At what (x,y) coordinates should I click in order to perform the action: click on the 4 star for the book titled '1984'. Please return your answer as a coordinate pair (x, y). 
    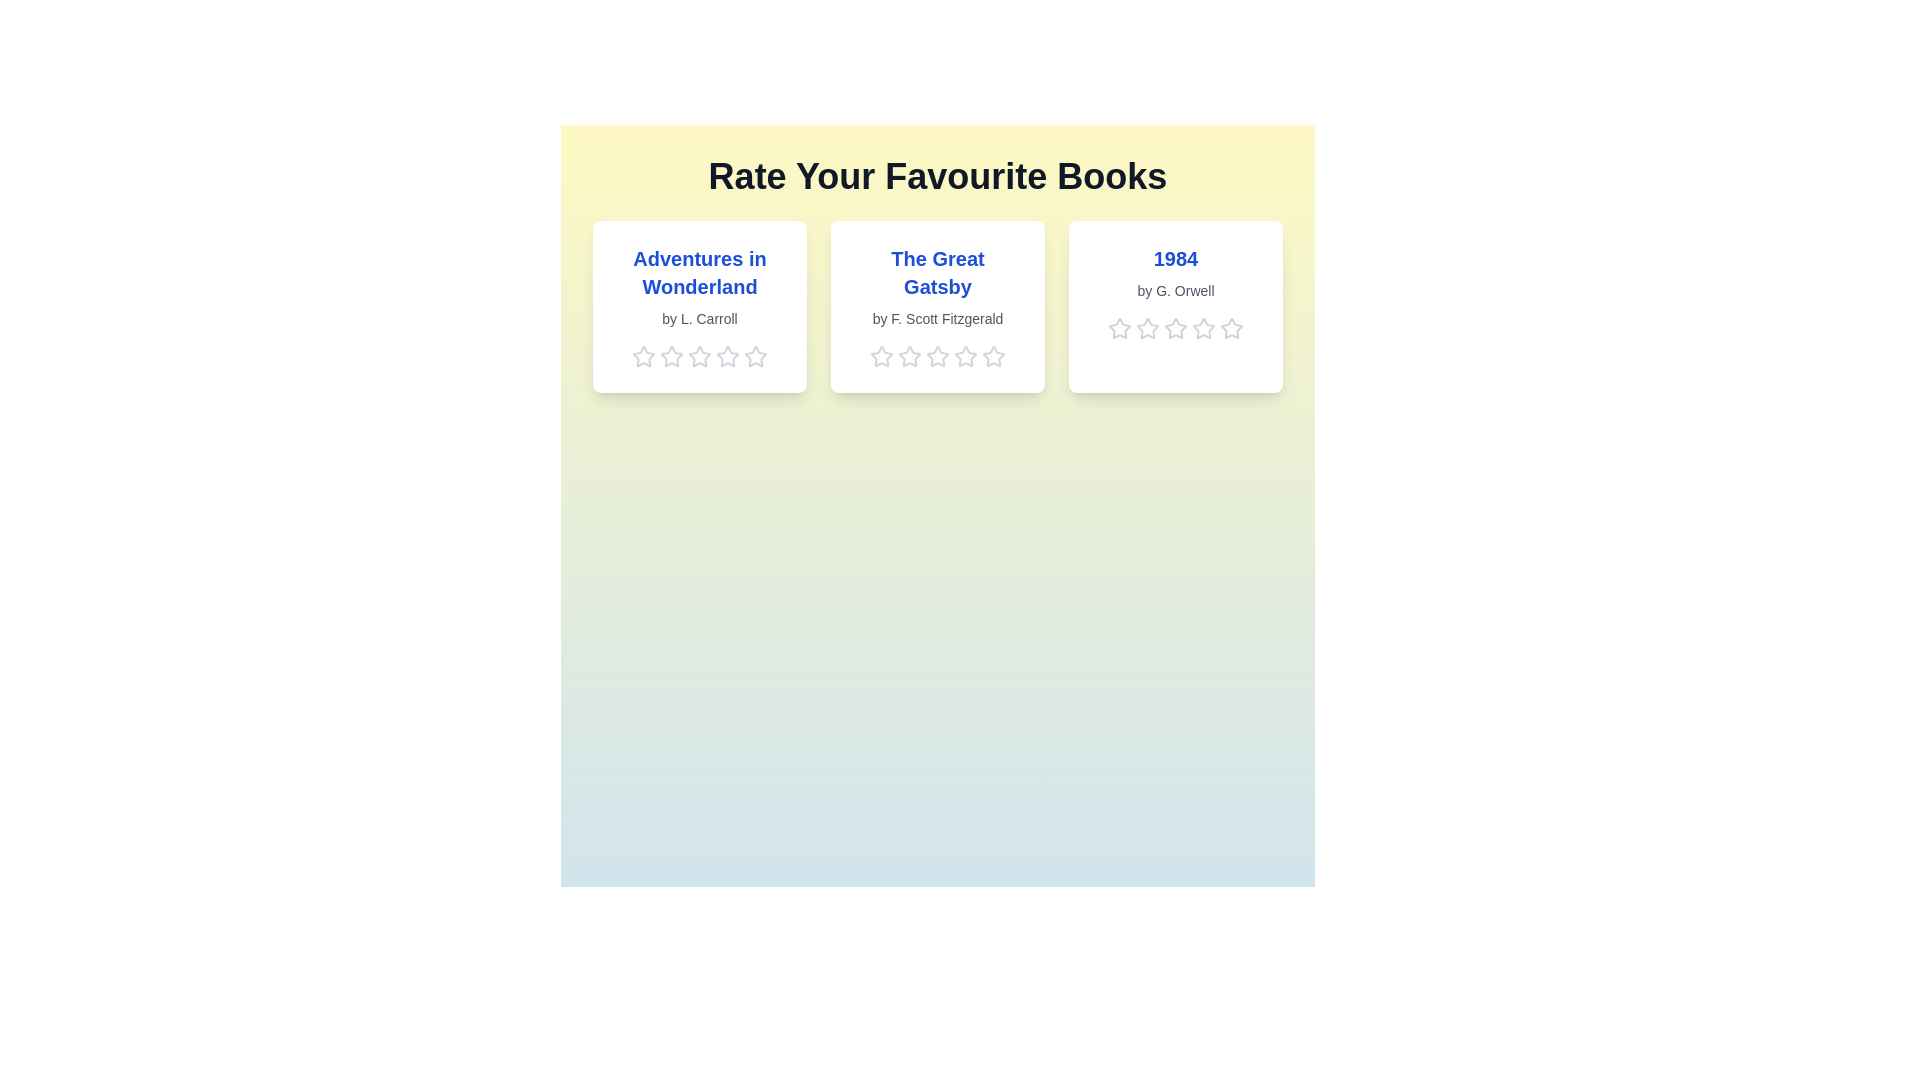
    Looking at the image, I should click on (1203, 327).